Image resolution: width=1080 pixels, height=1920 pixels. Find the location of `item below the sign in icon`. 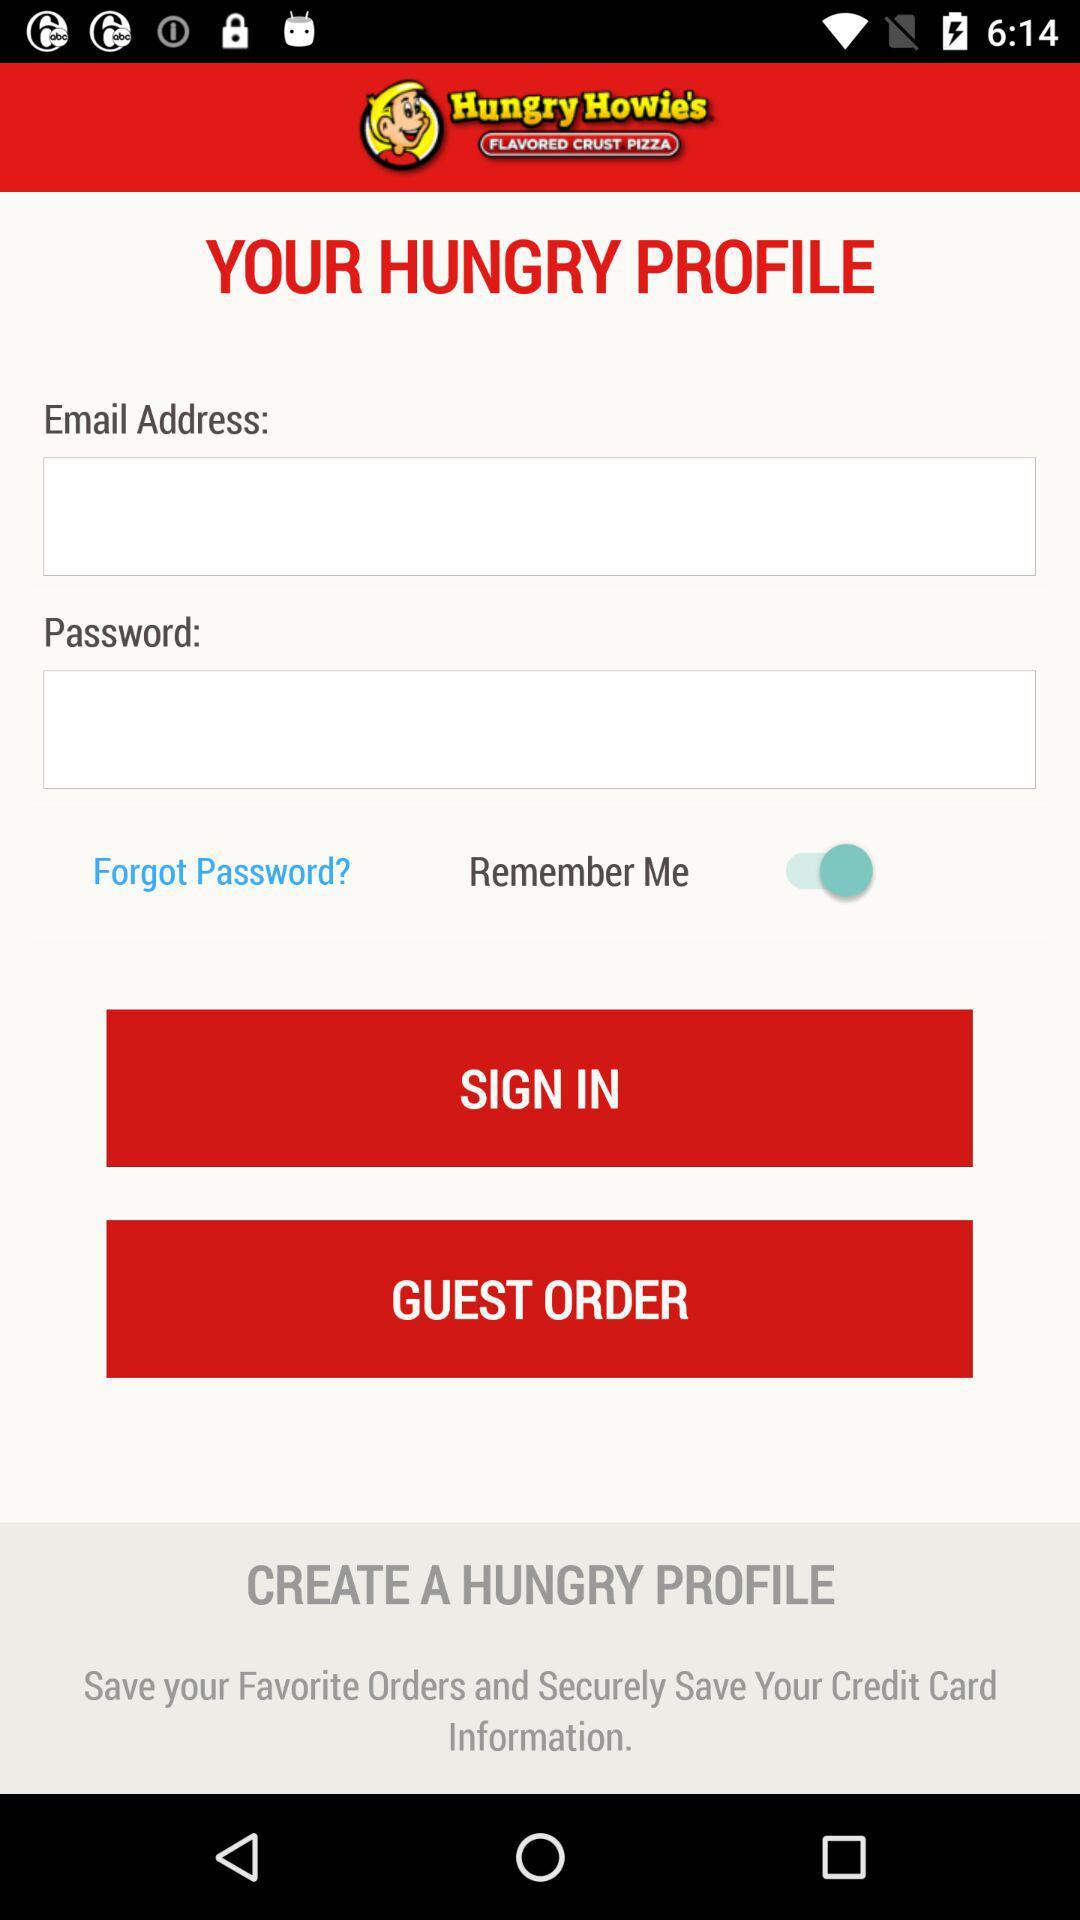

item below the sign in icon is located at coordinates (538, 1298).